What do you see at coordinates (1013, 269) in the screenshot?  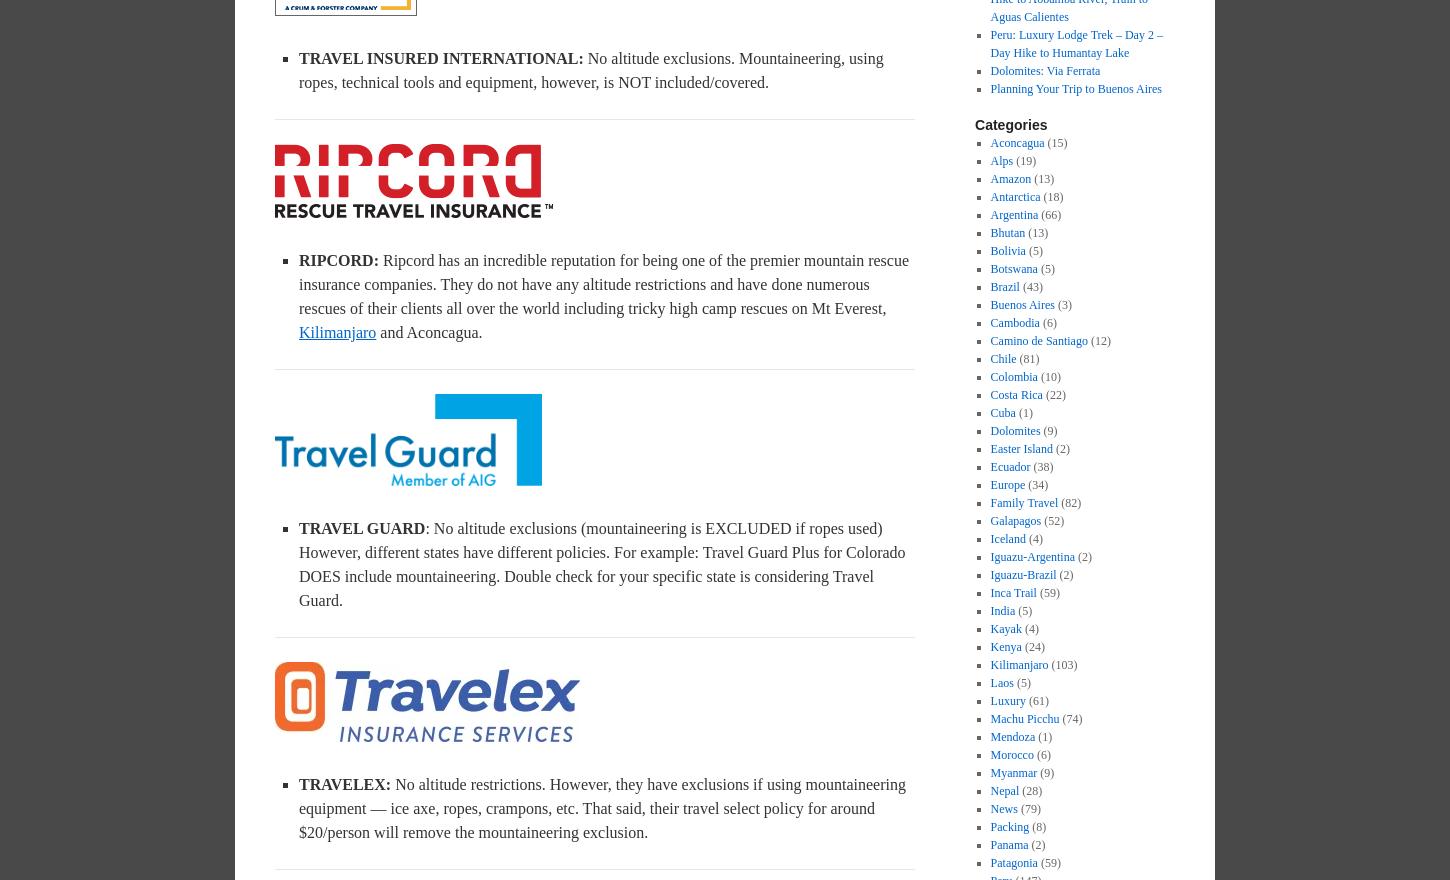 I see `'Botswana'` at bounding box center [1013, 269].